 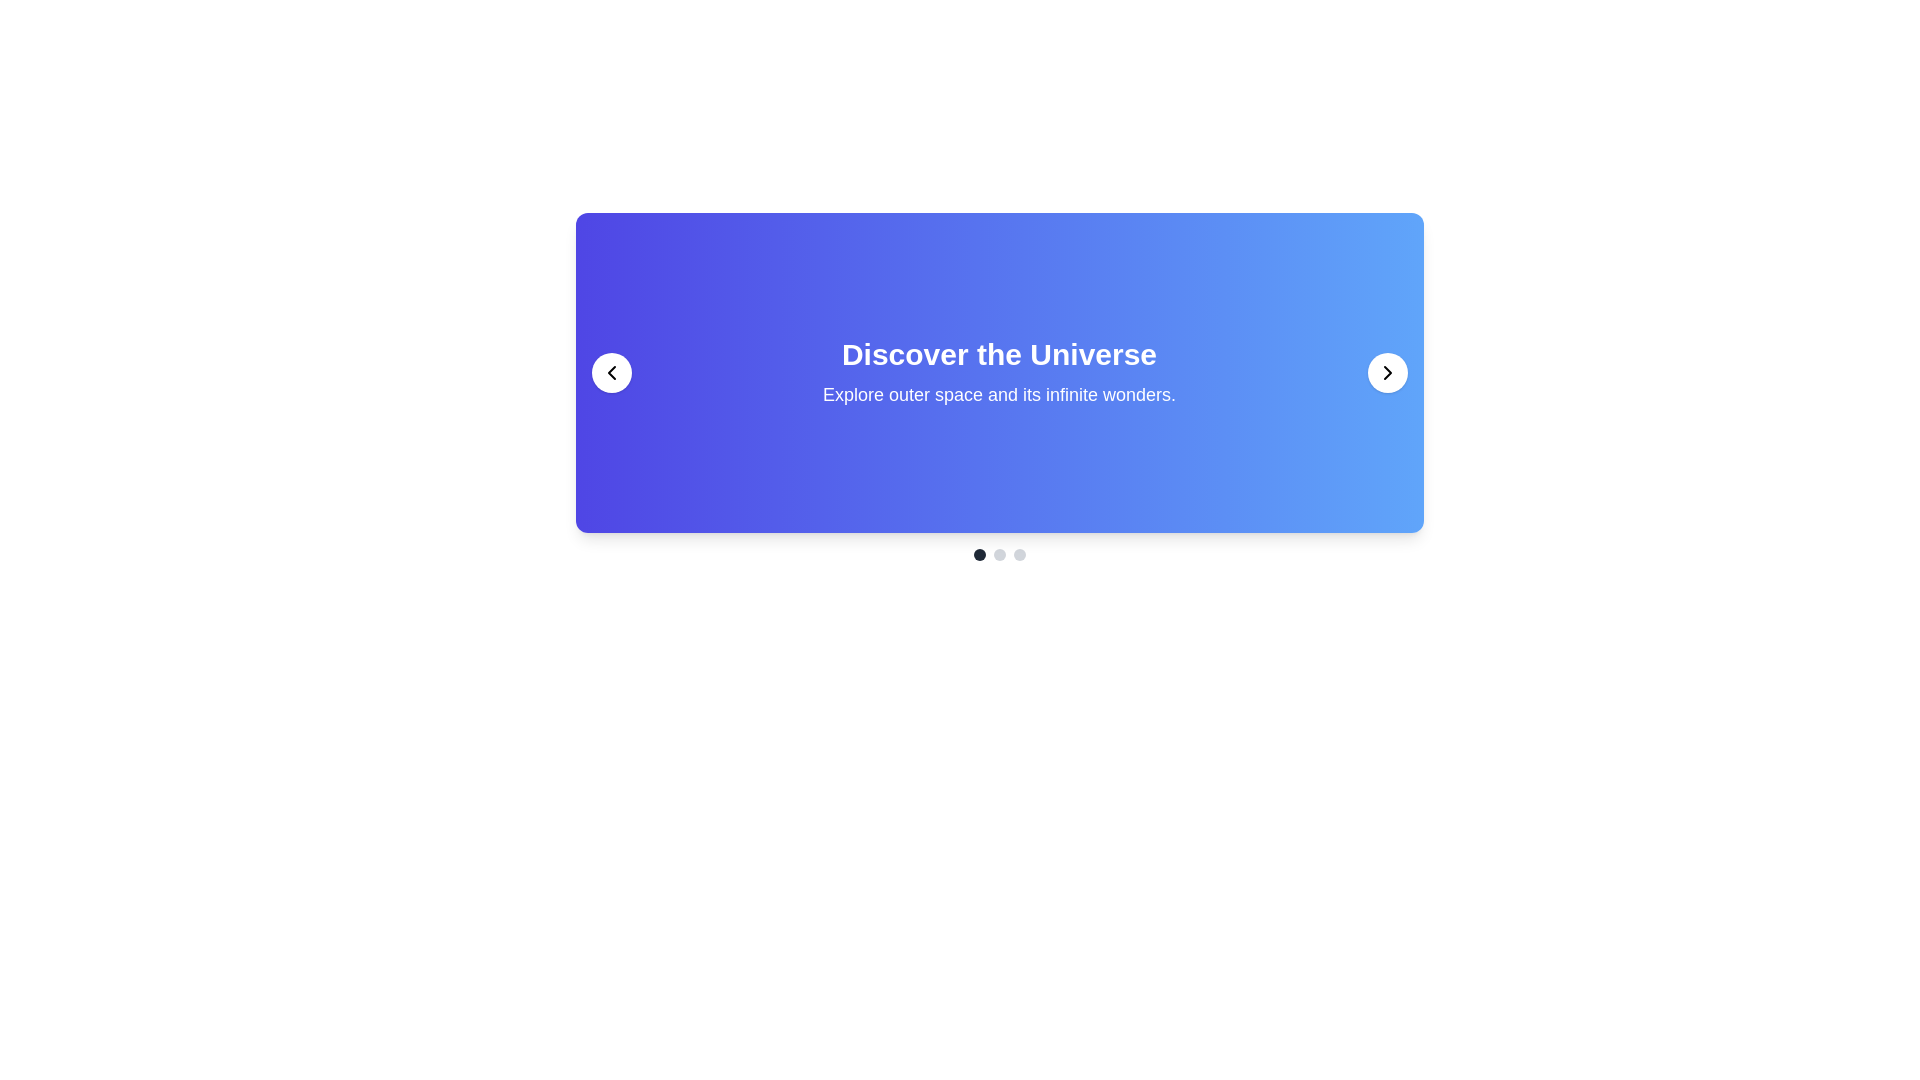 What do you see at coordinates (1019, 555) in the screenshot?
I see `the third gray Navigation Dot positioned below the text 'Discover the Universe'` at bounding box center [1019, 555].